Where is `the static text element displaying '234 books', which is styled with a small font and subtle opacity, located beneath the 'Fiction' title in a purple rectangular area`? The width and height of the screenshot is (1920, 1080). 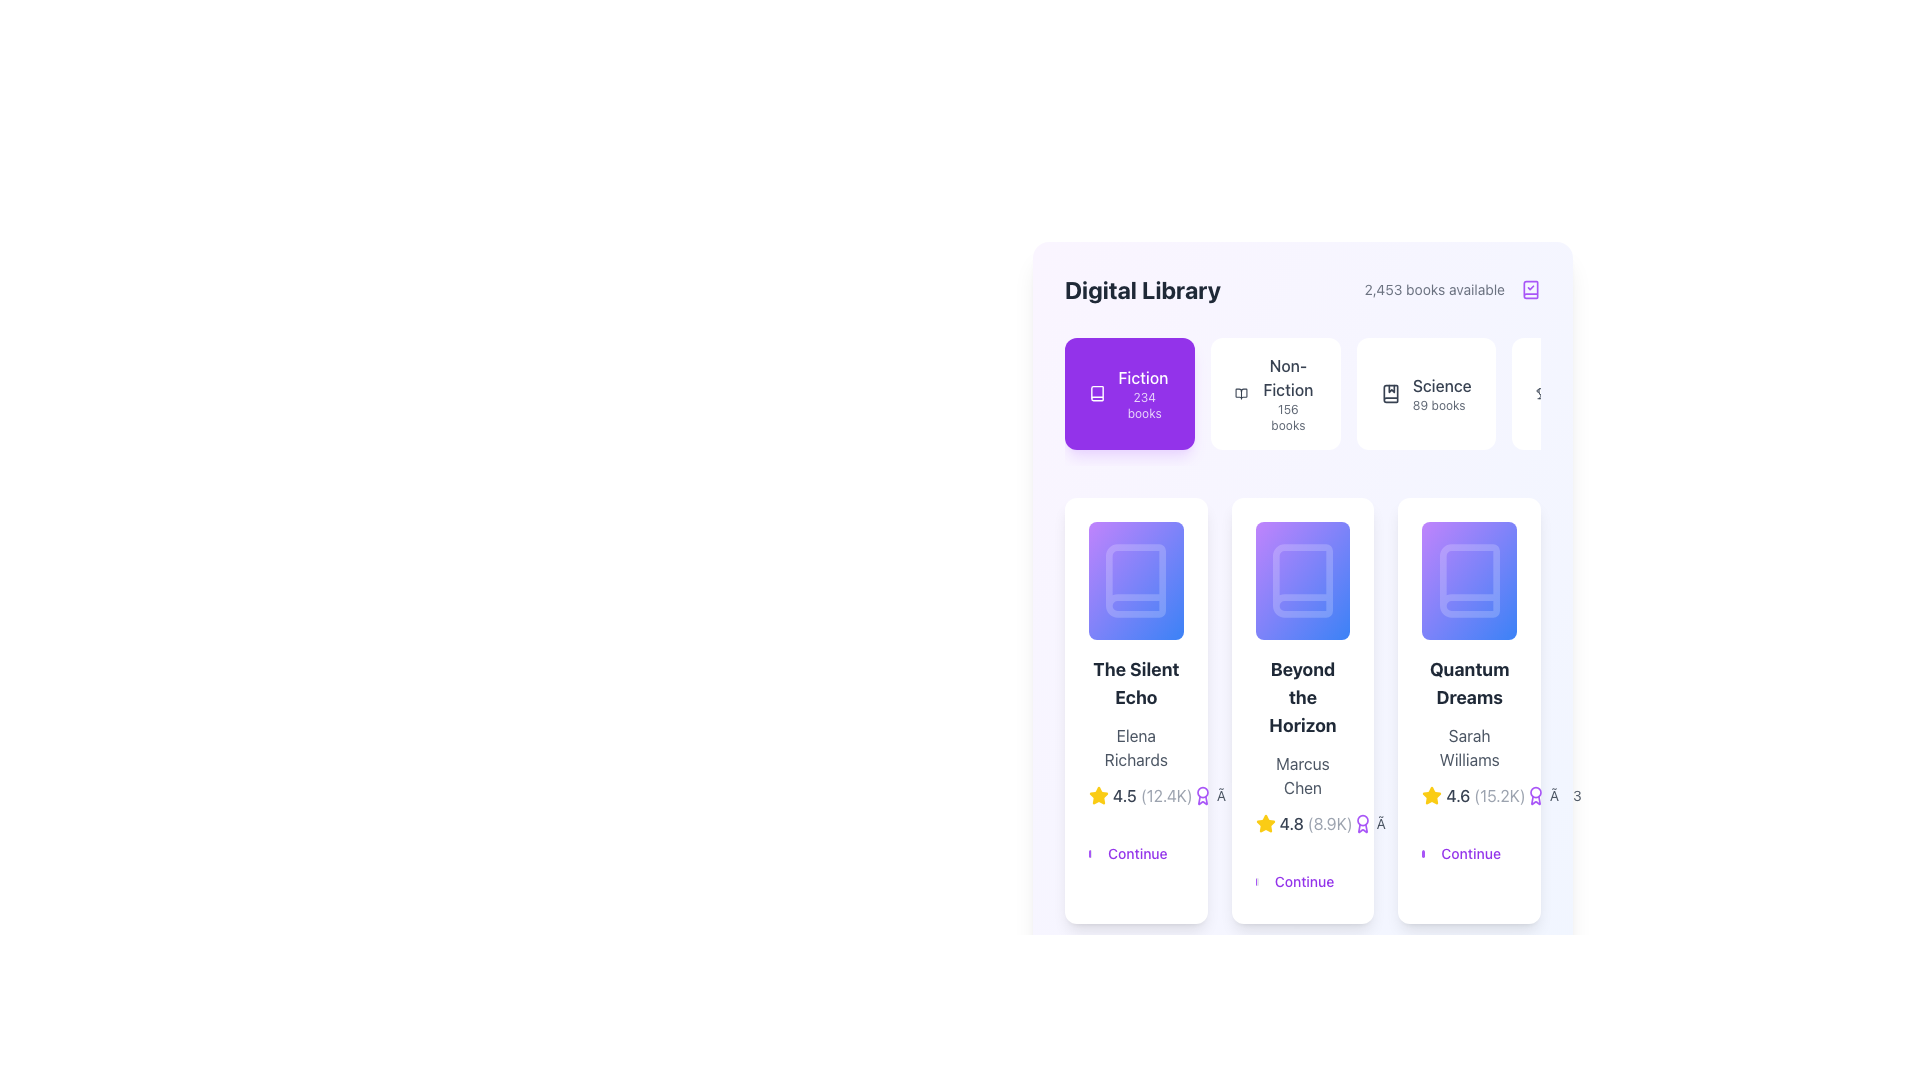
the static text element displaying '234 books', which is styled with a small font and subtle opacity, located beneath the 'Fiction' title in a purple rectangular area is located at coordinates (1144, 405).